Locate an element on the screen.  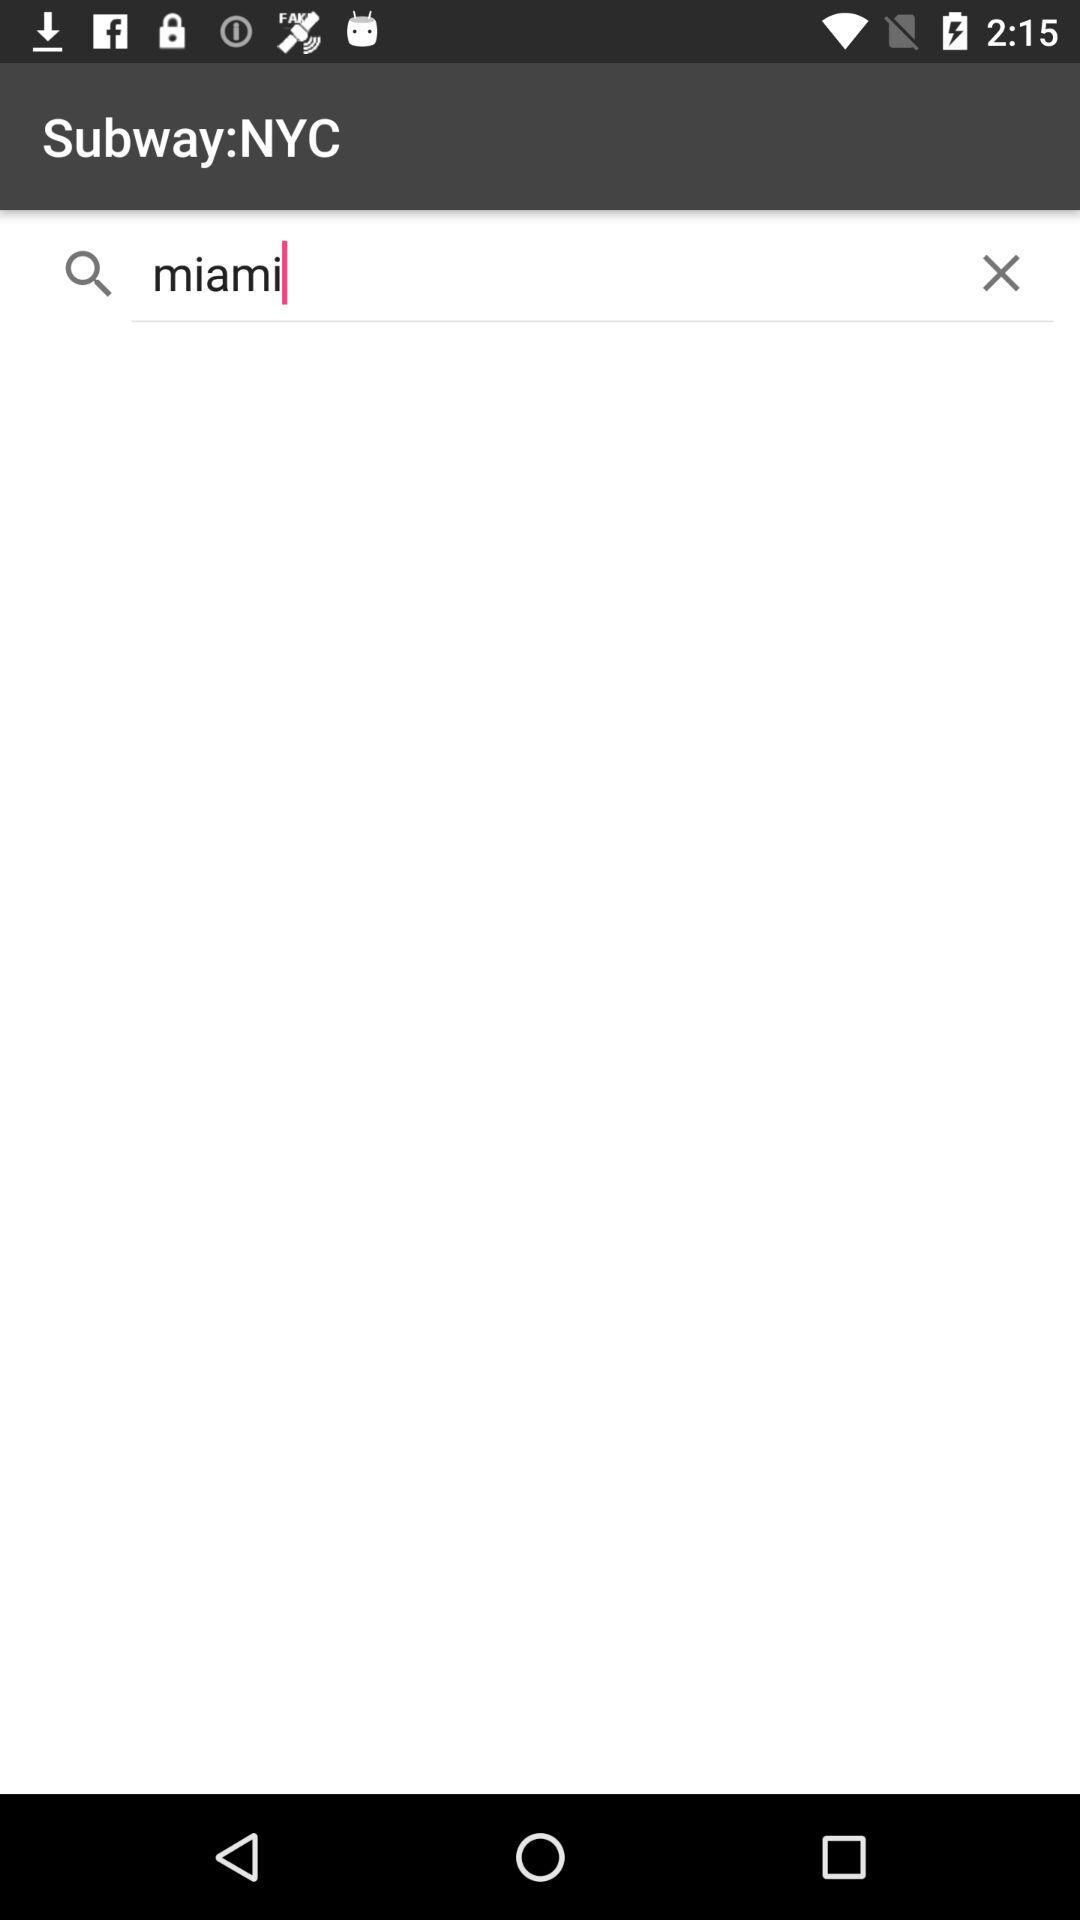
the item next to miami is located at coordinates (1001, 272).